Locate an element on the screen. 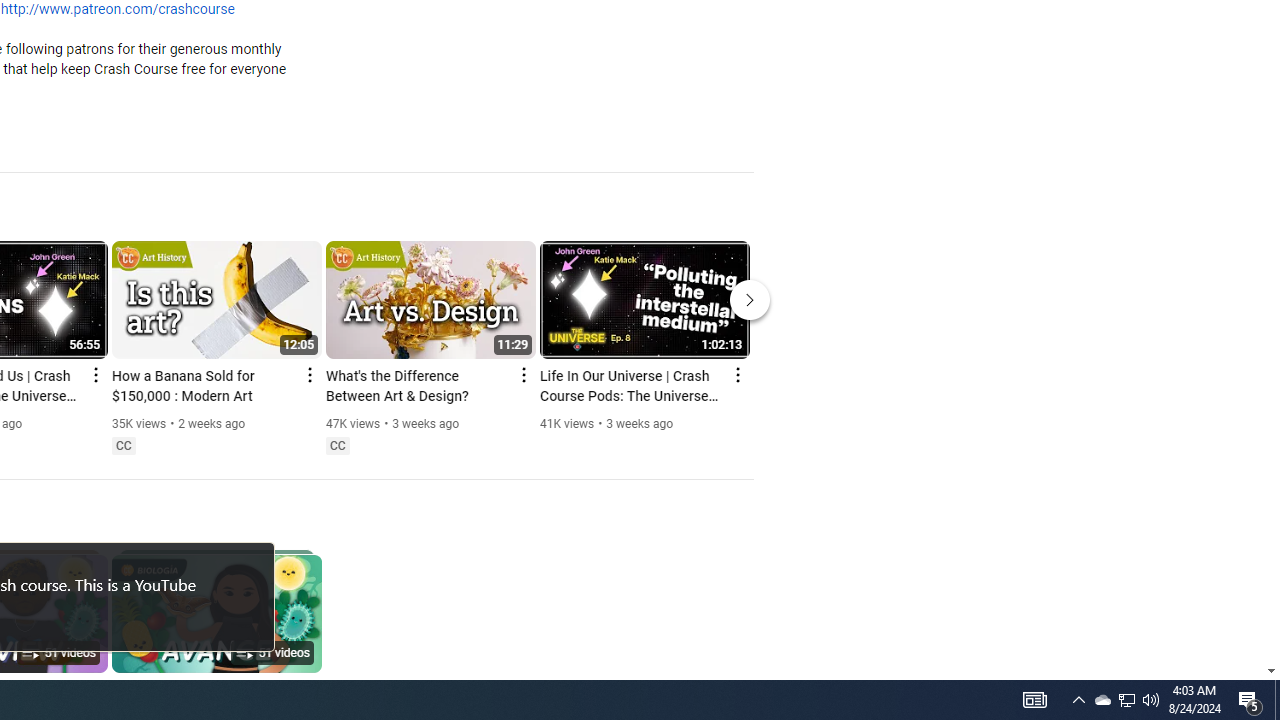 The image size is (1280, 720). 'Closed captions' is located at coordinates (337, 445).